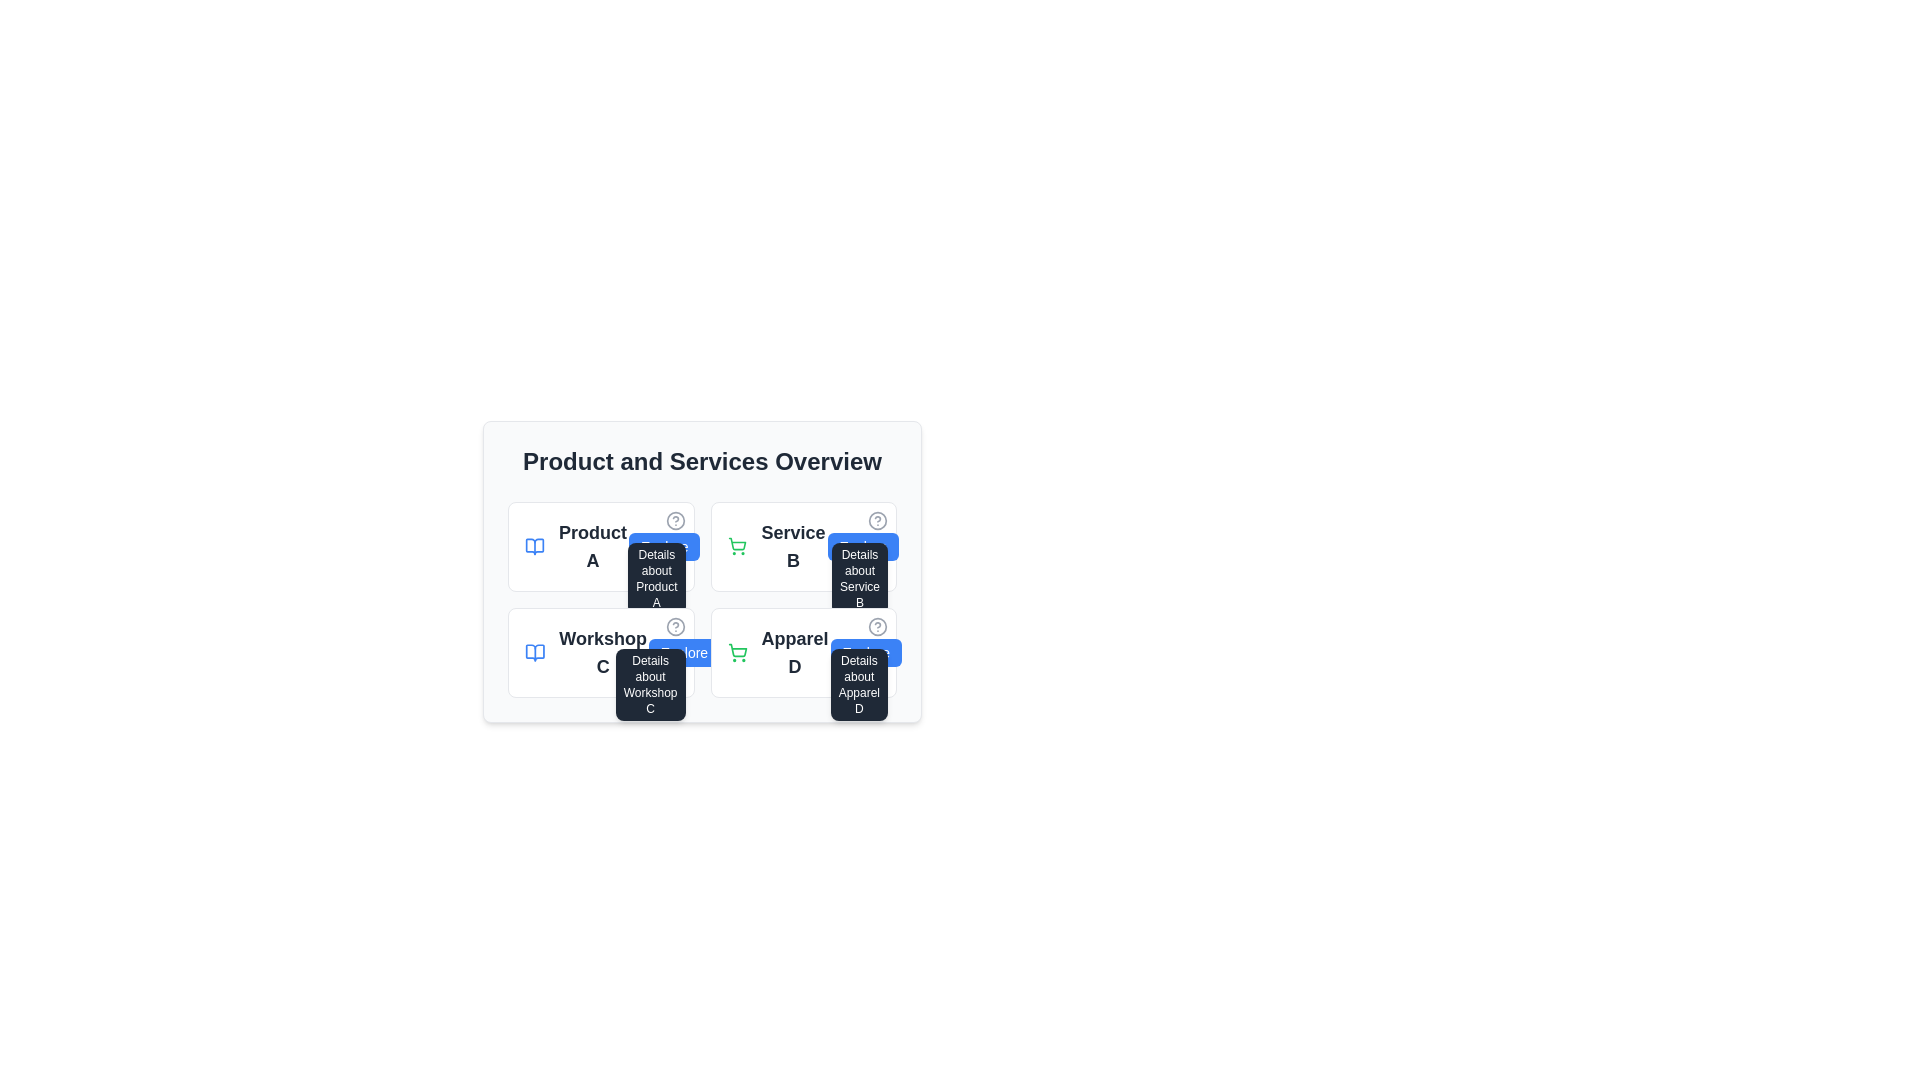 This screenshot has width=1920, height=1080. What do you see at coordinates (600, 547) in the screenshot?
I see `the top-left product card in the grid that represents 'Product A'` at bounding box center [600, 547].